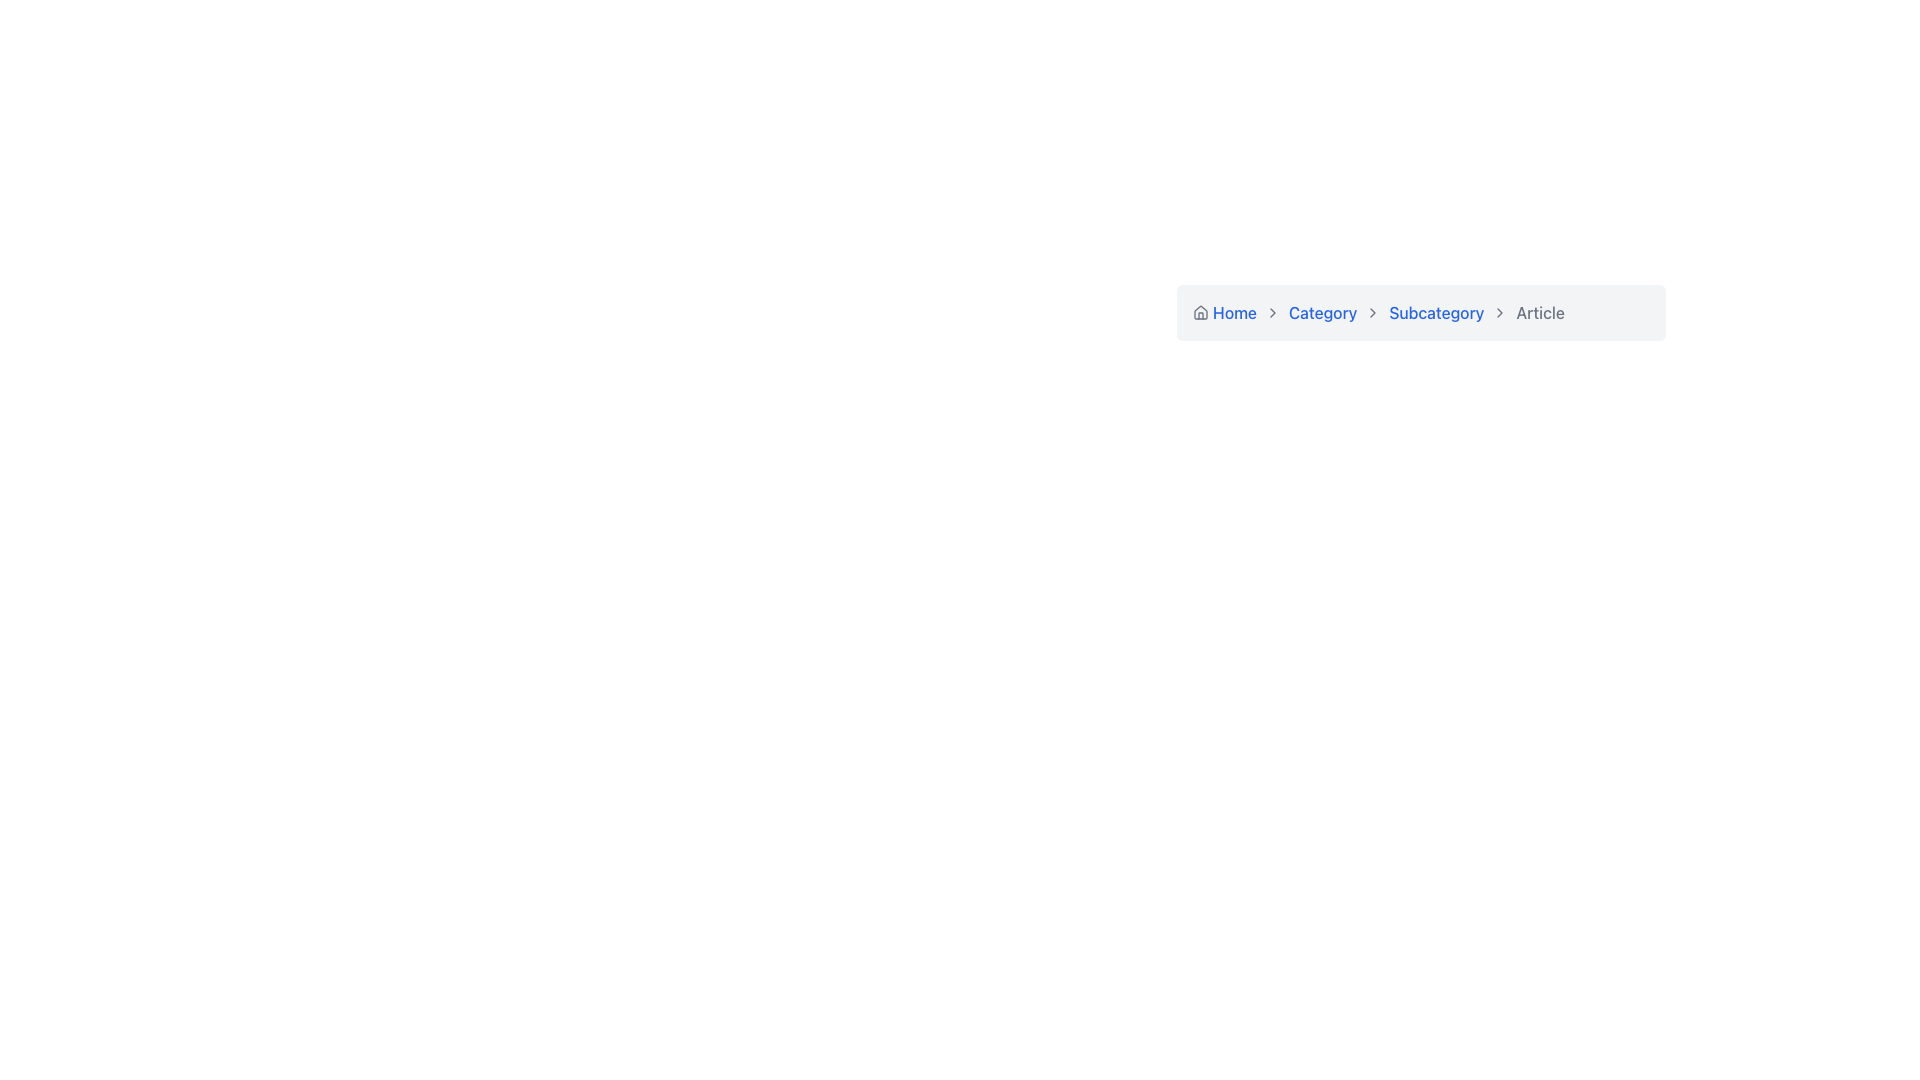 This screenshot has height=1080, width=1920. I want to click on the right-facing chevron icon in the breadcrumb navigation bar, which separates the 'Category' and 'Subcategory' items, so click(1372, 312).